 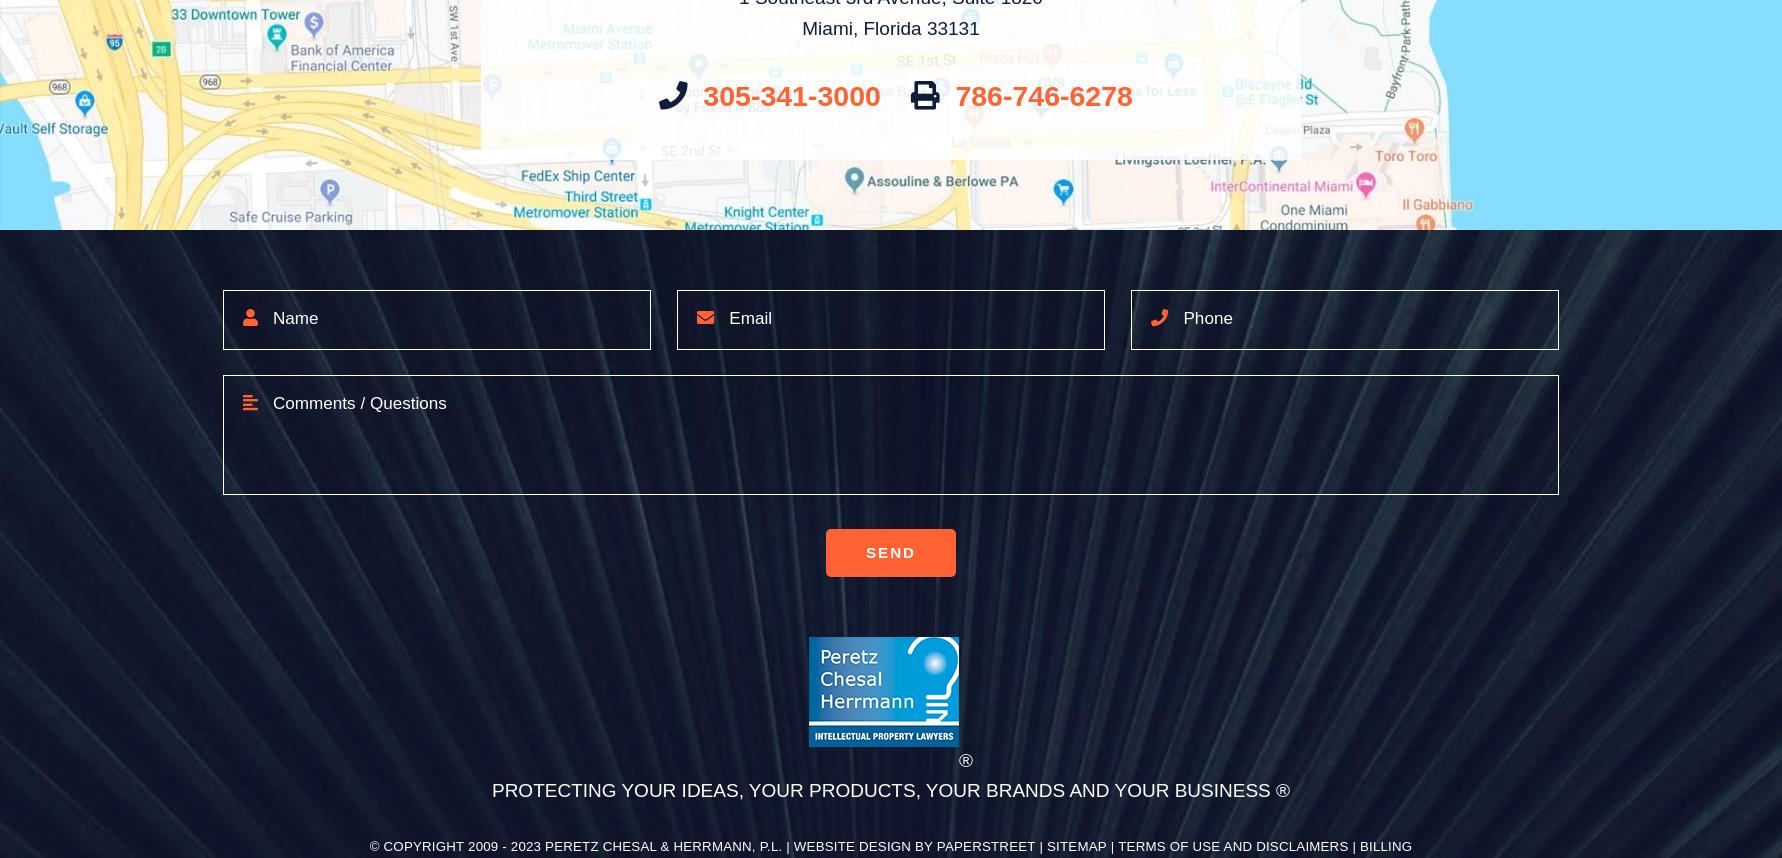 What do you see at coordinates (826, 27) in the screenshot?
I see `'Miami'` at bounding box center [826, 27].